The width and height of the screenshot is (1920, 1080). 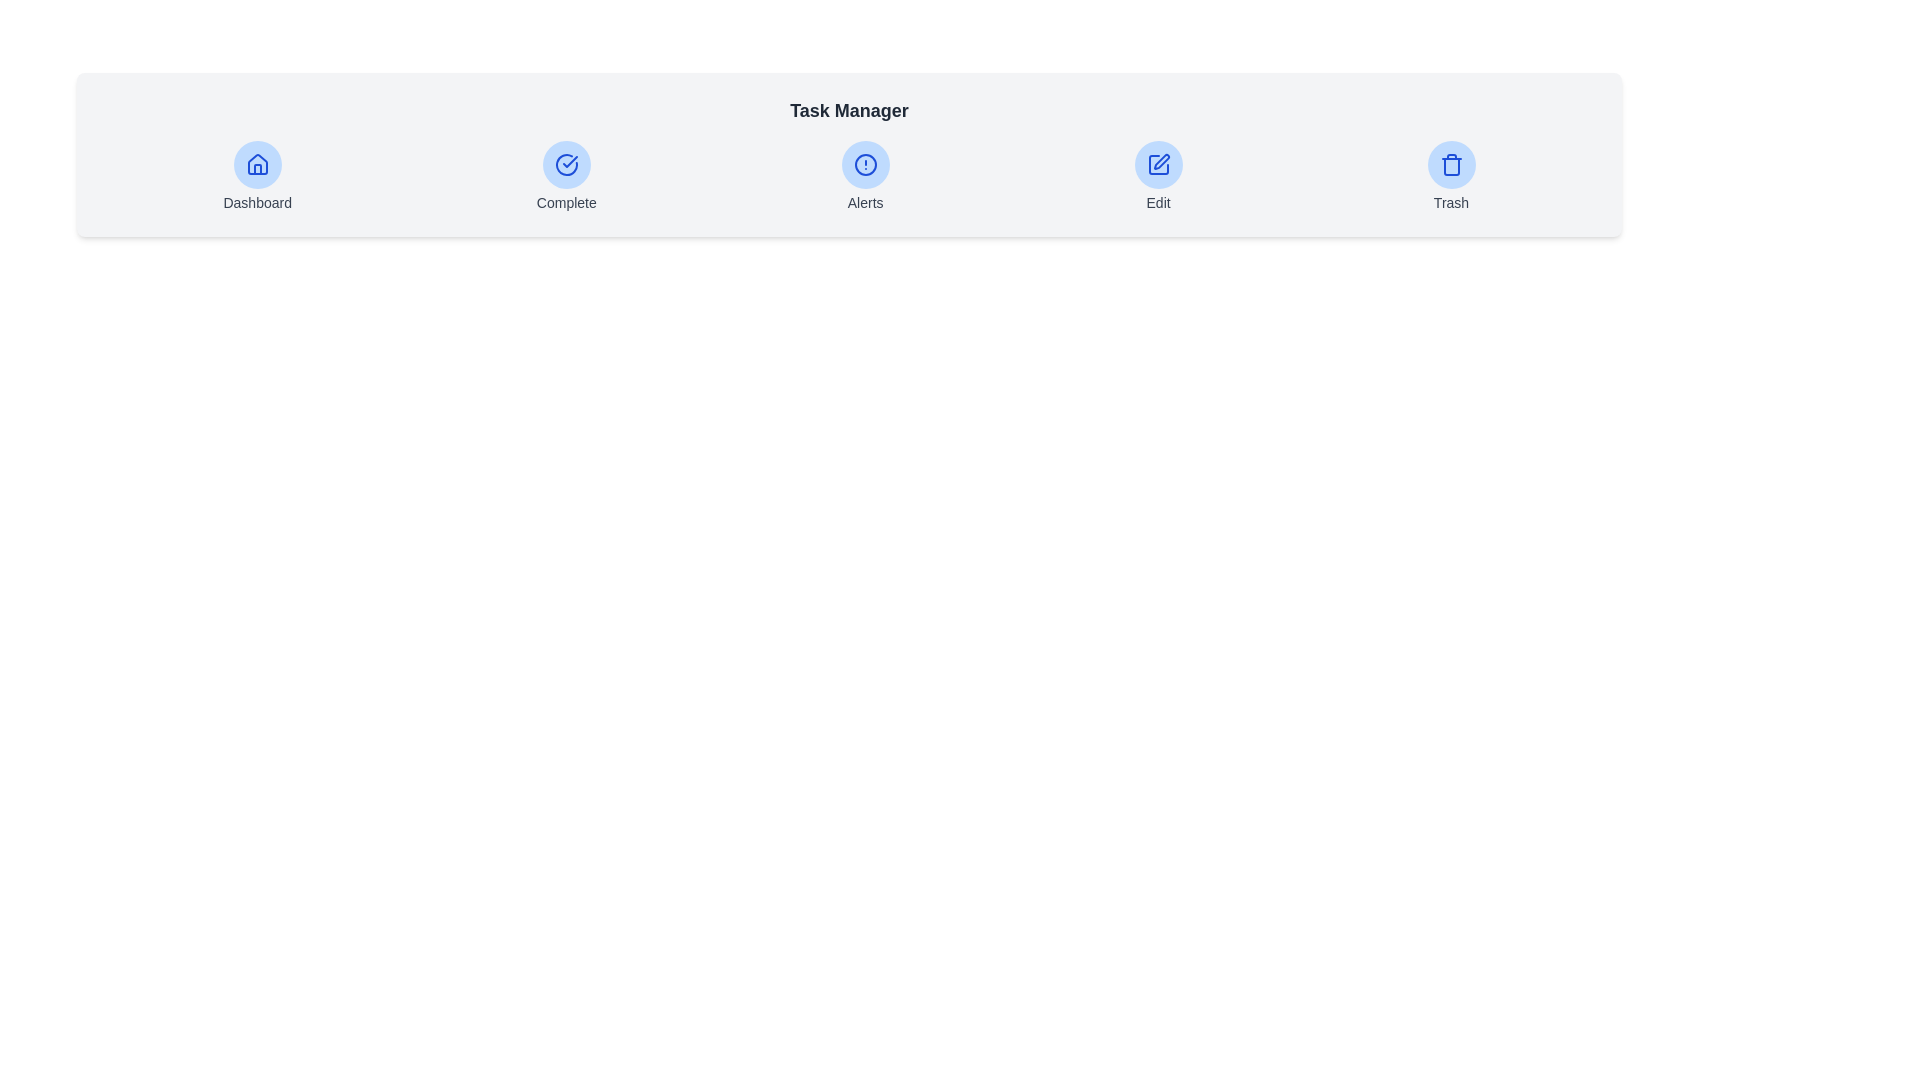 What do you see at coordinates (849, 176) in the screenshot?
I see `the Navigation Bar icon` at bounding box center [849, 176].